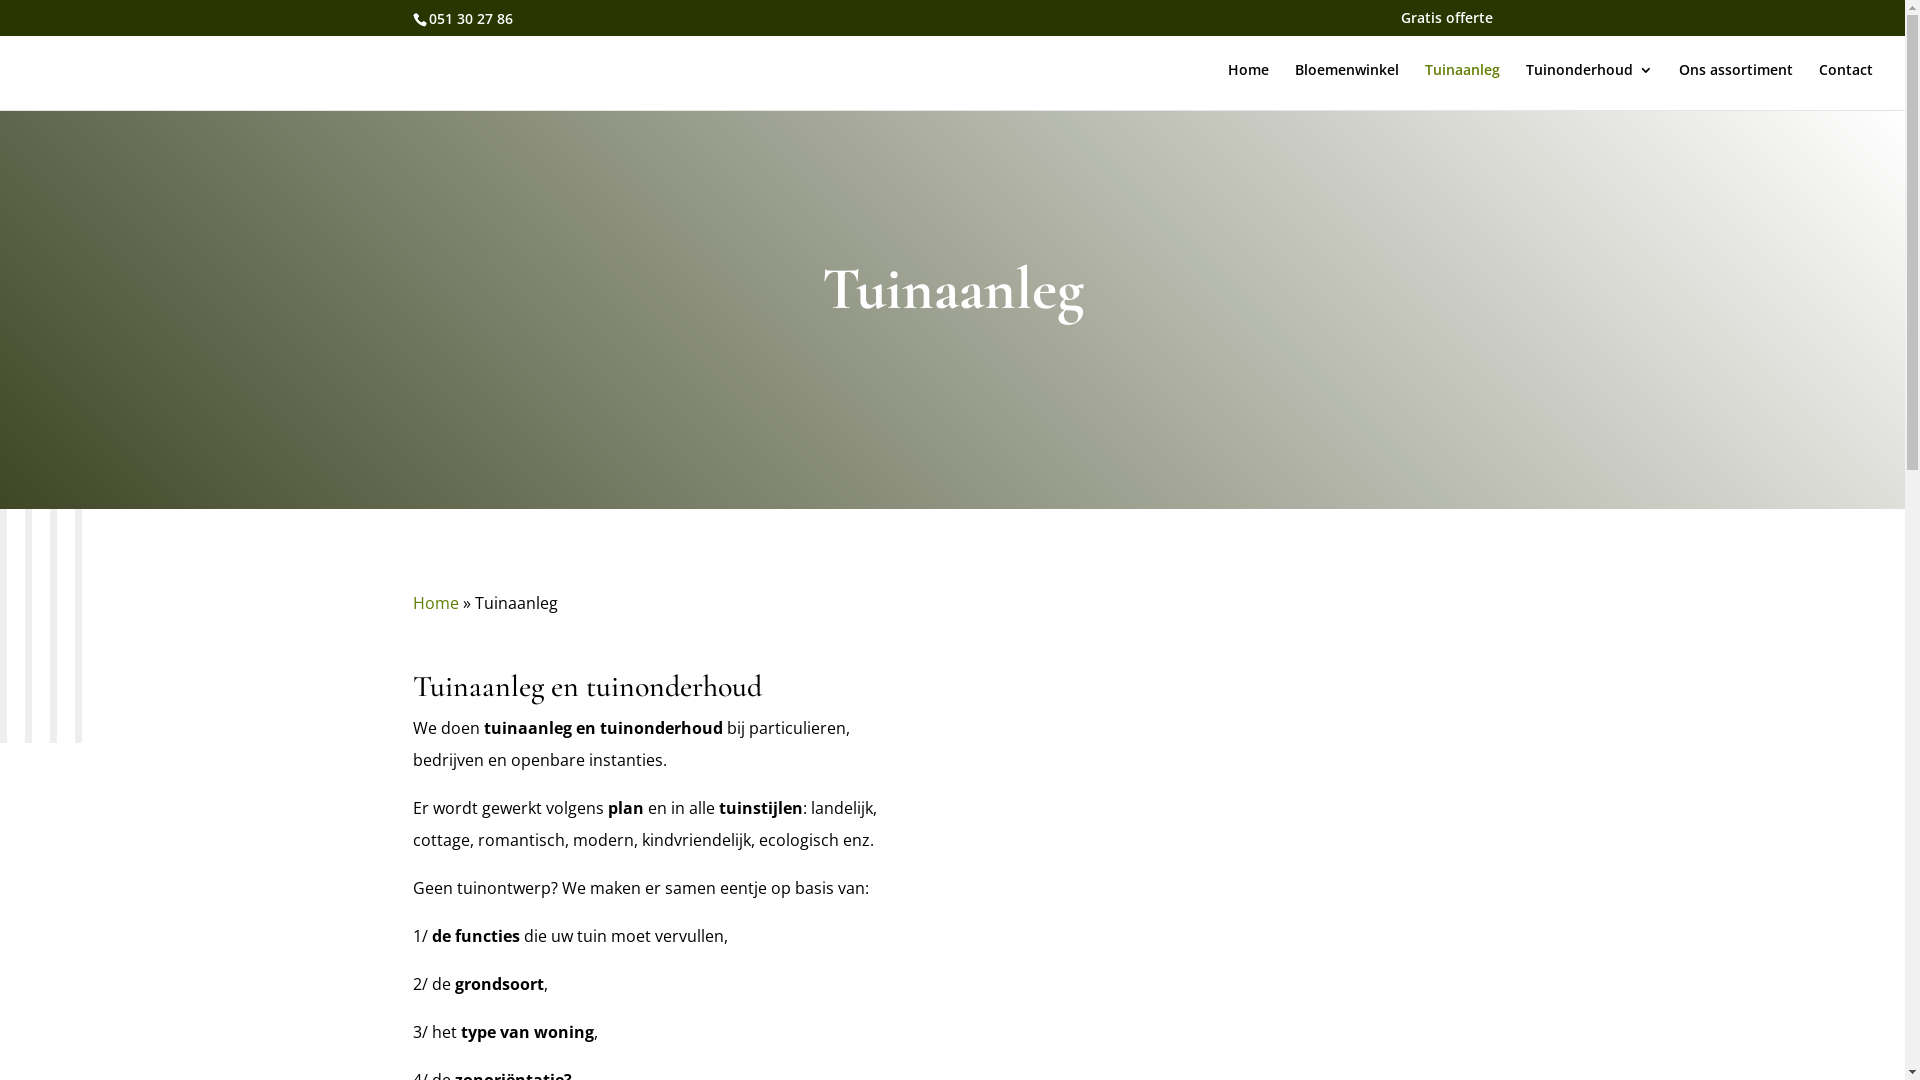 The width and height of the screenshot is (1920, 1080). I want to click on 'Home', so click(1247, 85).